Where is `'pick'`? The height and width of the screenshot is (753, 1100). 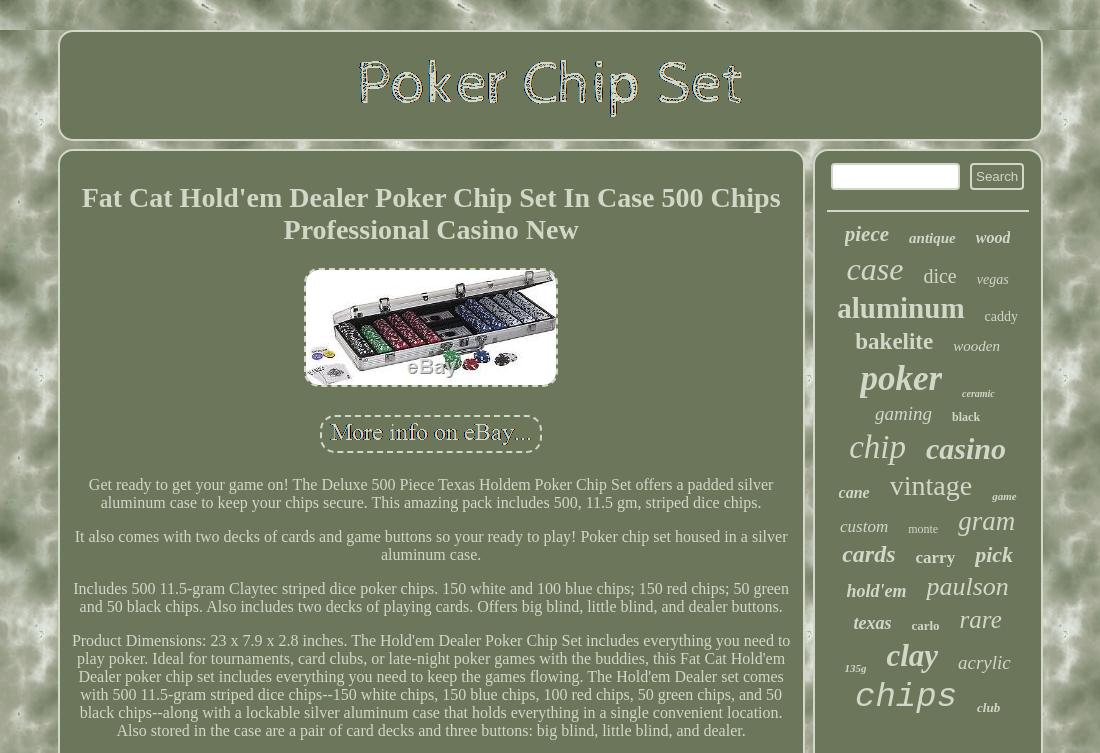 'pick' is located at coordinates (992, 554).